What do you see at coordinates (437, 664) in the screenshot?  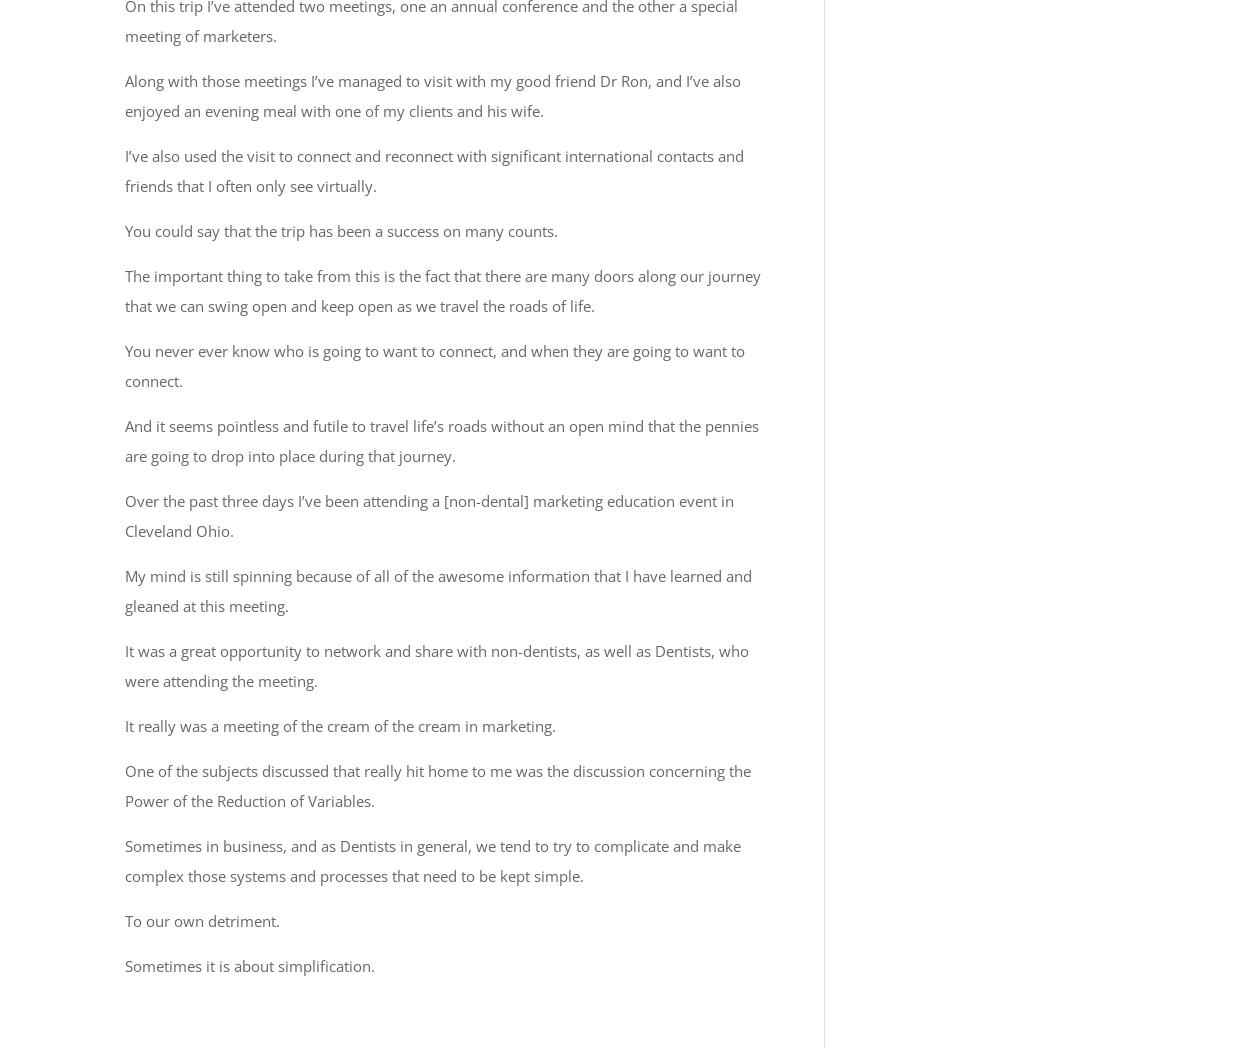 I see `'It was a great opportunity to network and share with non-dentists, as well as Dentists, who were attending the meeting.'` at bounding box center [437, 664].